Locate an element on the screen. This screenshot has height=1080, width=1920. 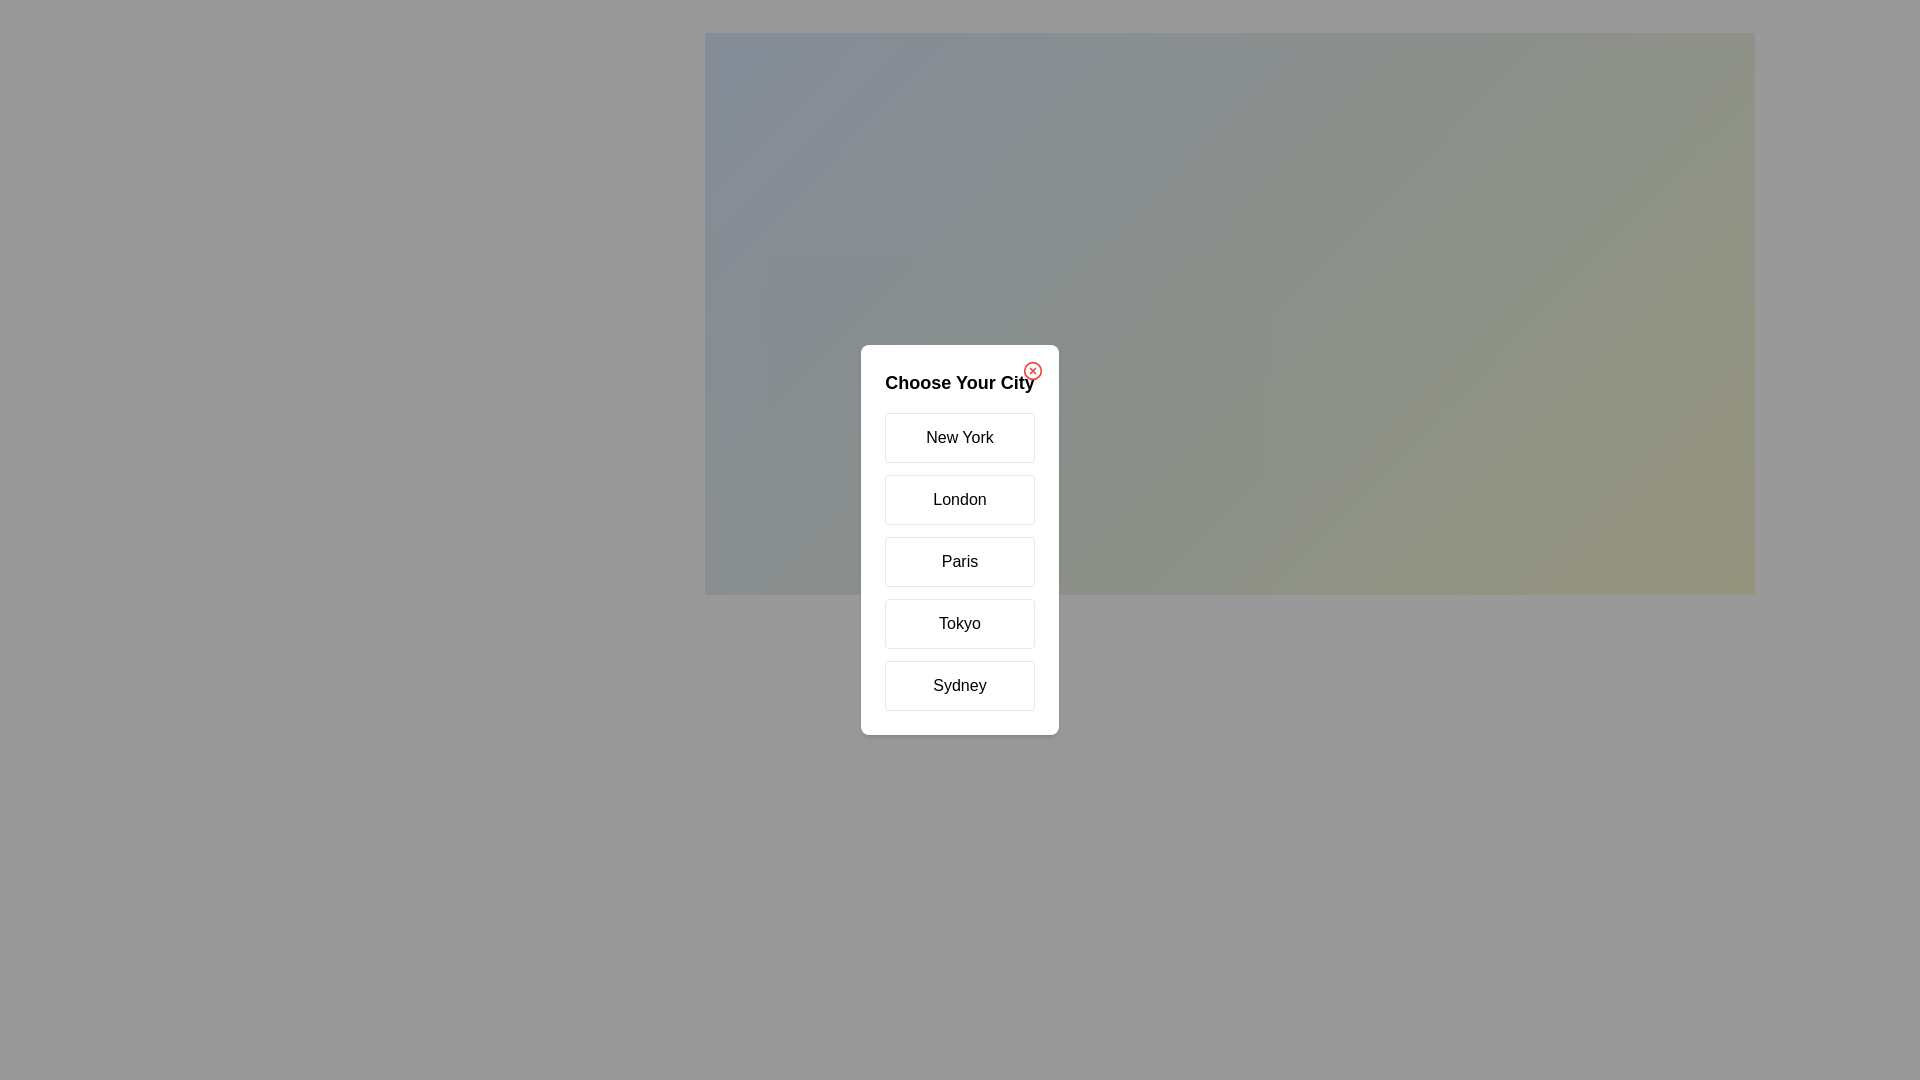
the city Tokyo from the list is located at coordinates (960, 623).